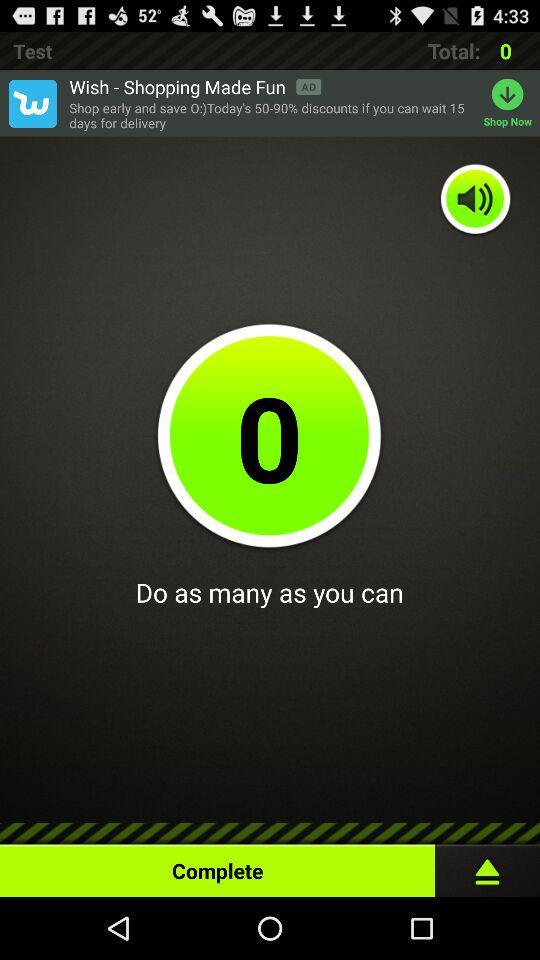  Describe the element at coordinates (511, 103) in the screenshot. I see `item to the right of the shop early and item` at that location.